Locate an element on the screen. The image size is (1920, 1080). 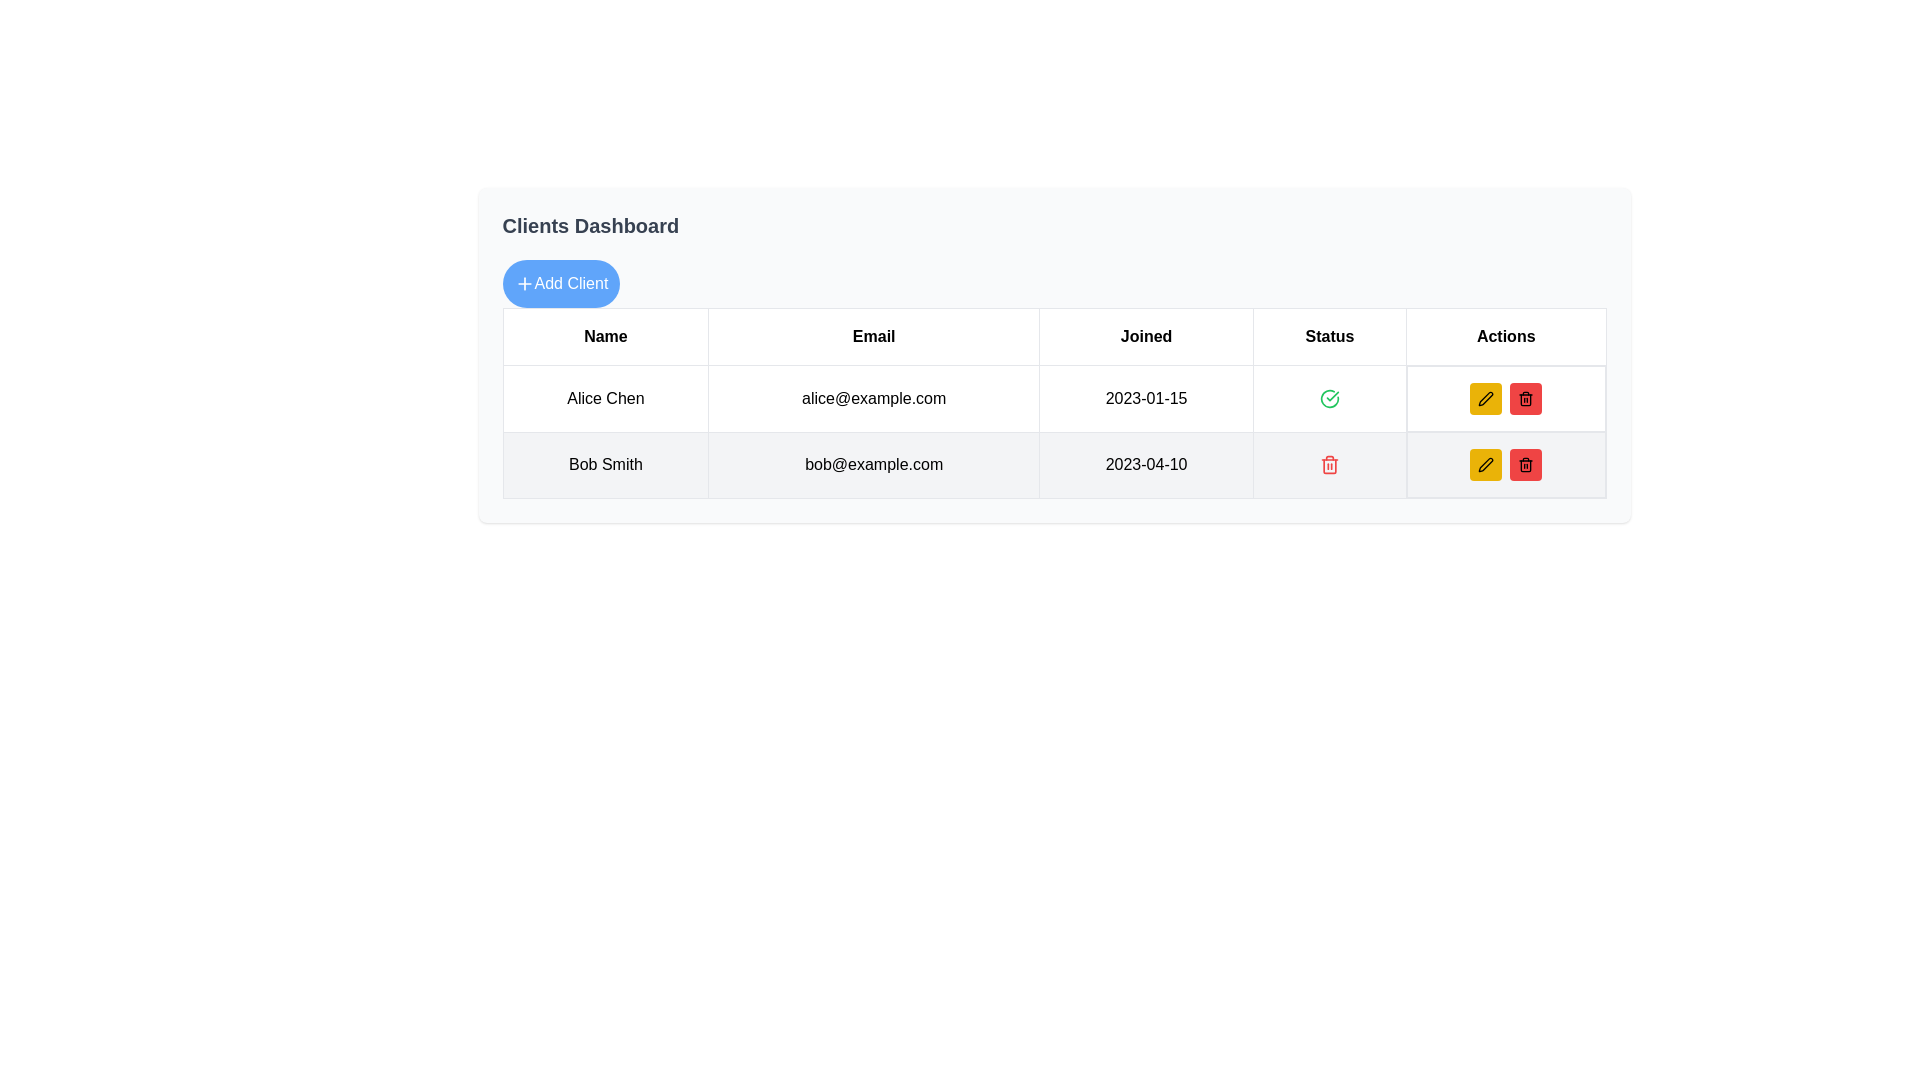
the leftmost button in the 'Actions' column of the second row in the data table to initiate editing is located at coordinates (1486, 465).